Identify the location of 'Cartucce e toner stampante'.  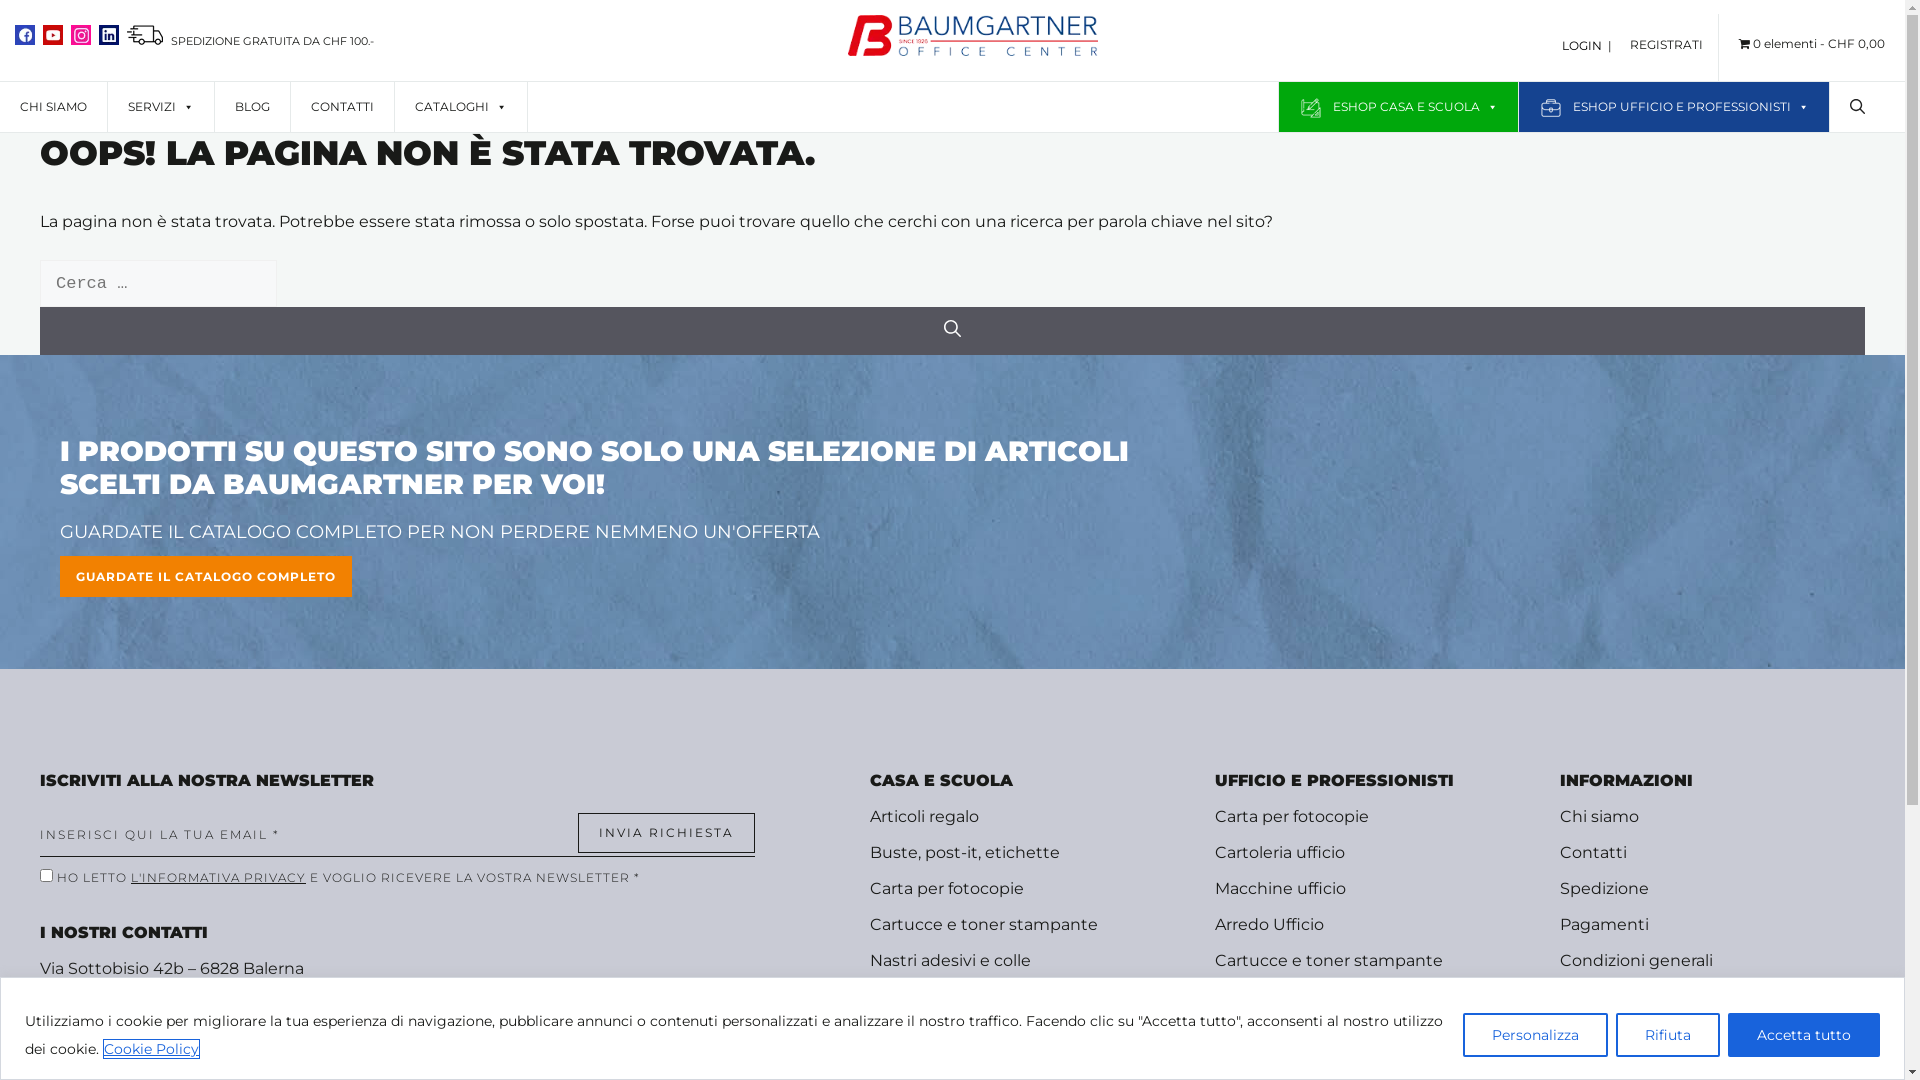
(983, 924).